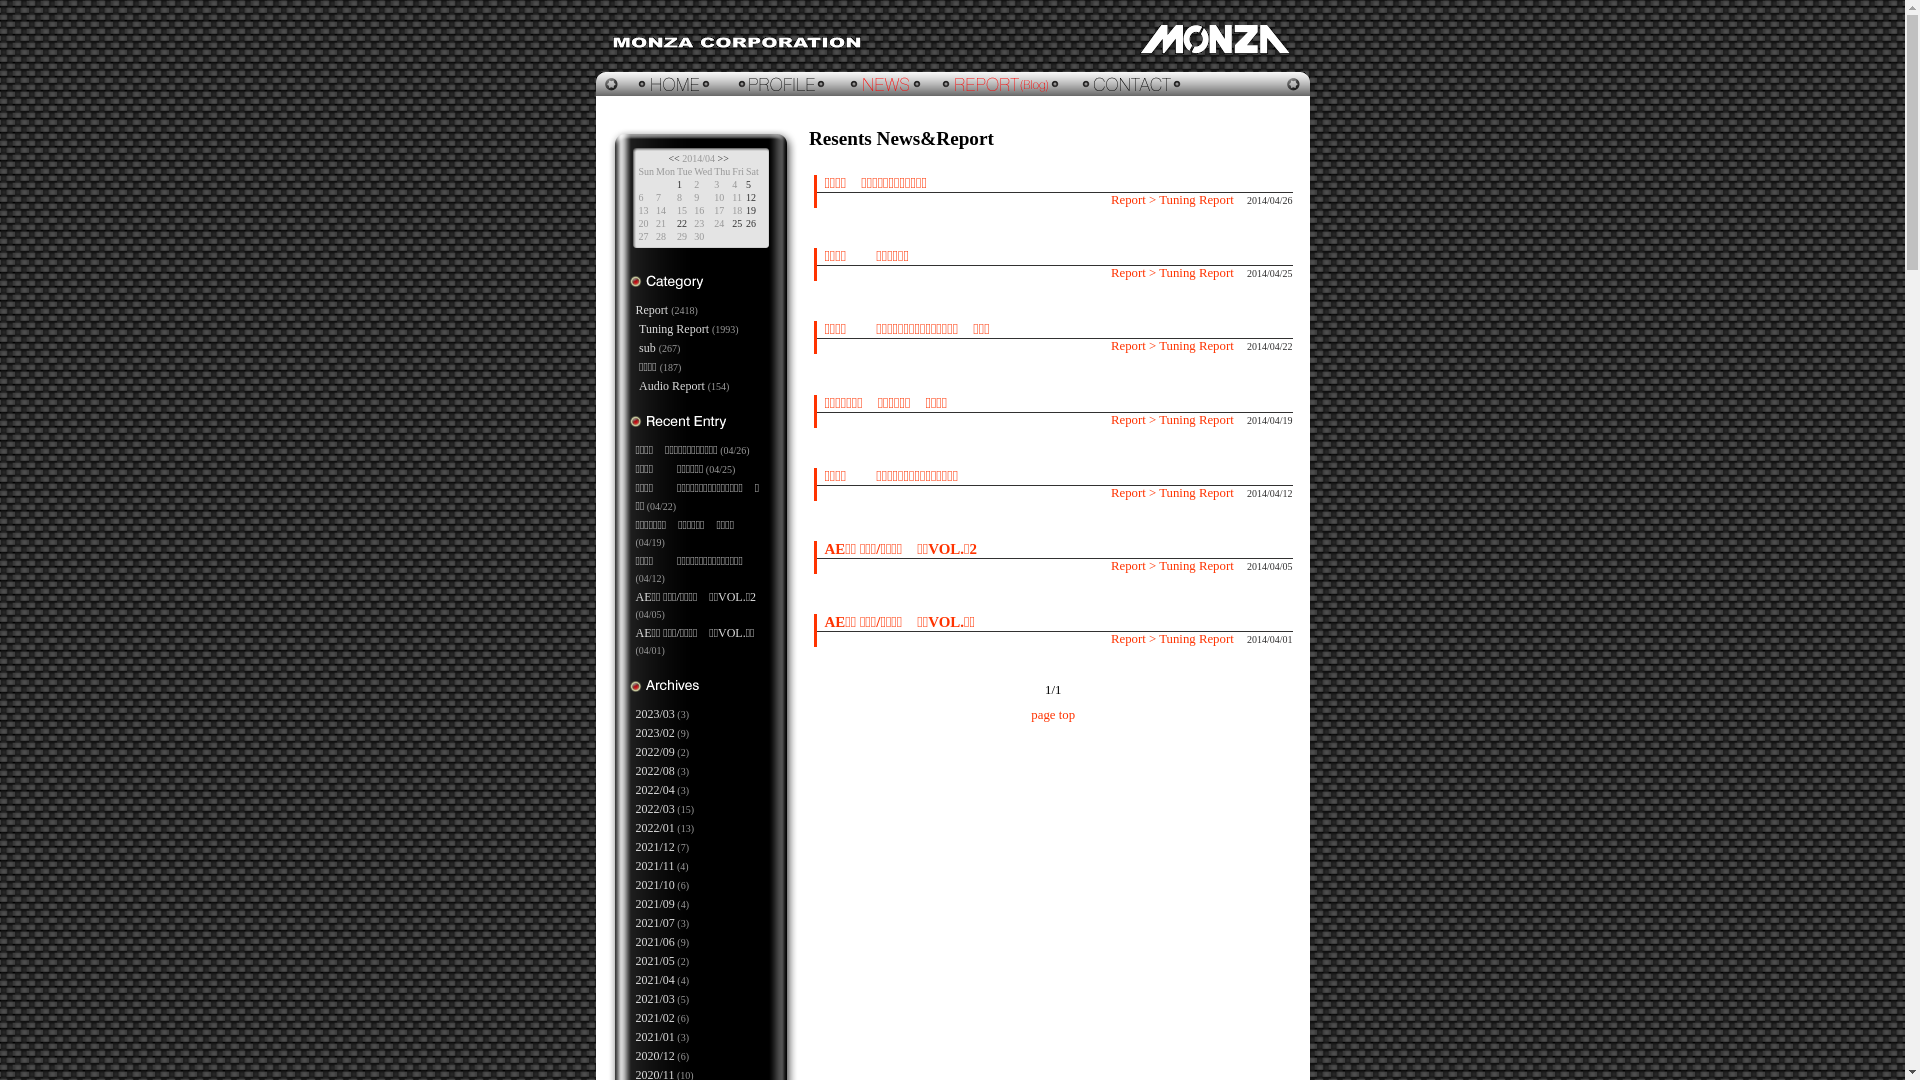 The height and width of the screenshot is (1080, 1920). What do you see at coordinates (655, 883) in the screenshot?
I see `'2021/10'` at bounding box center [655, 883].